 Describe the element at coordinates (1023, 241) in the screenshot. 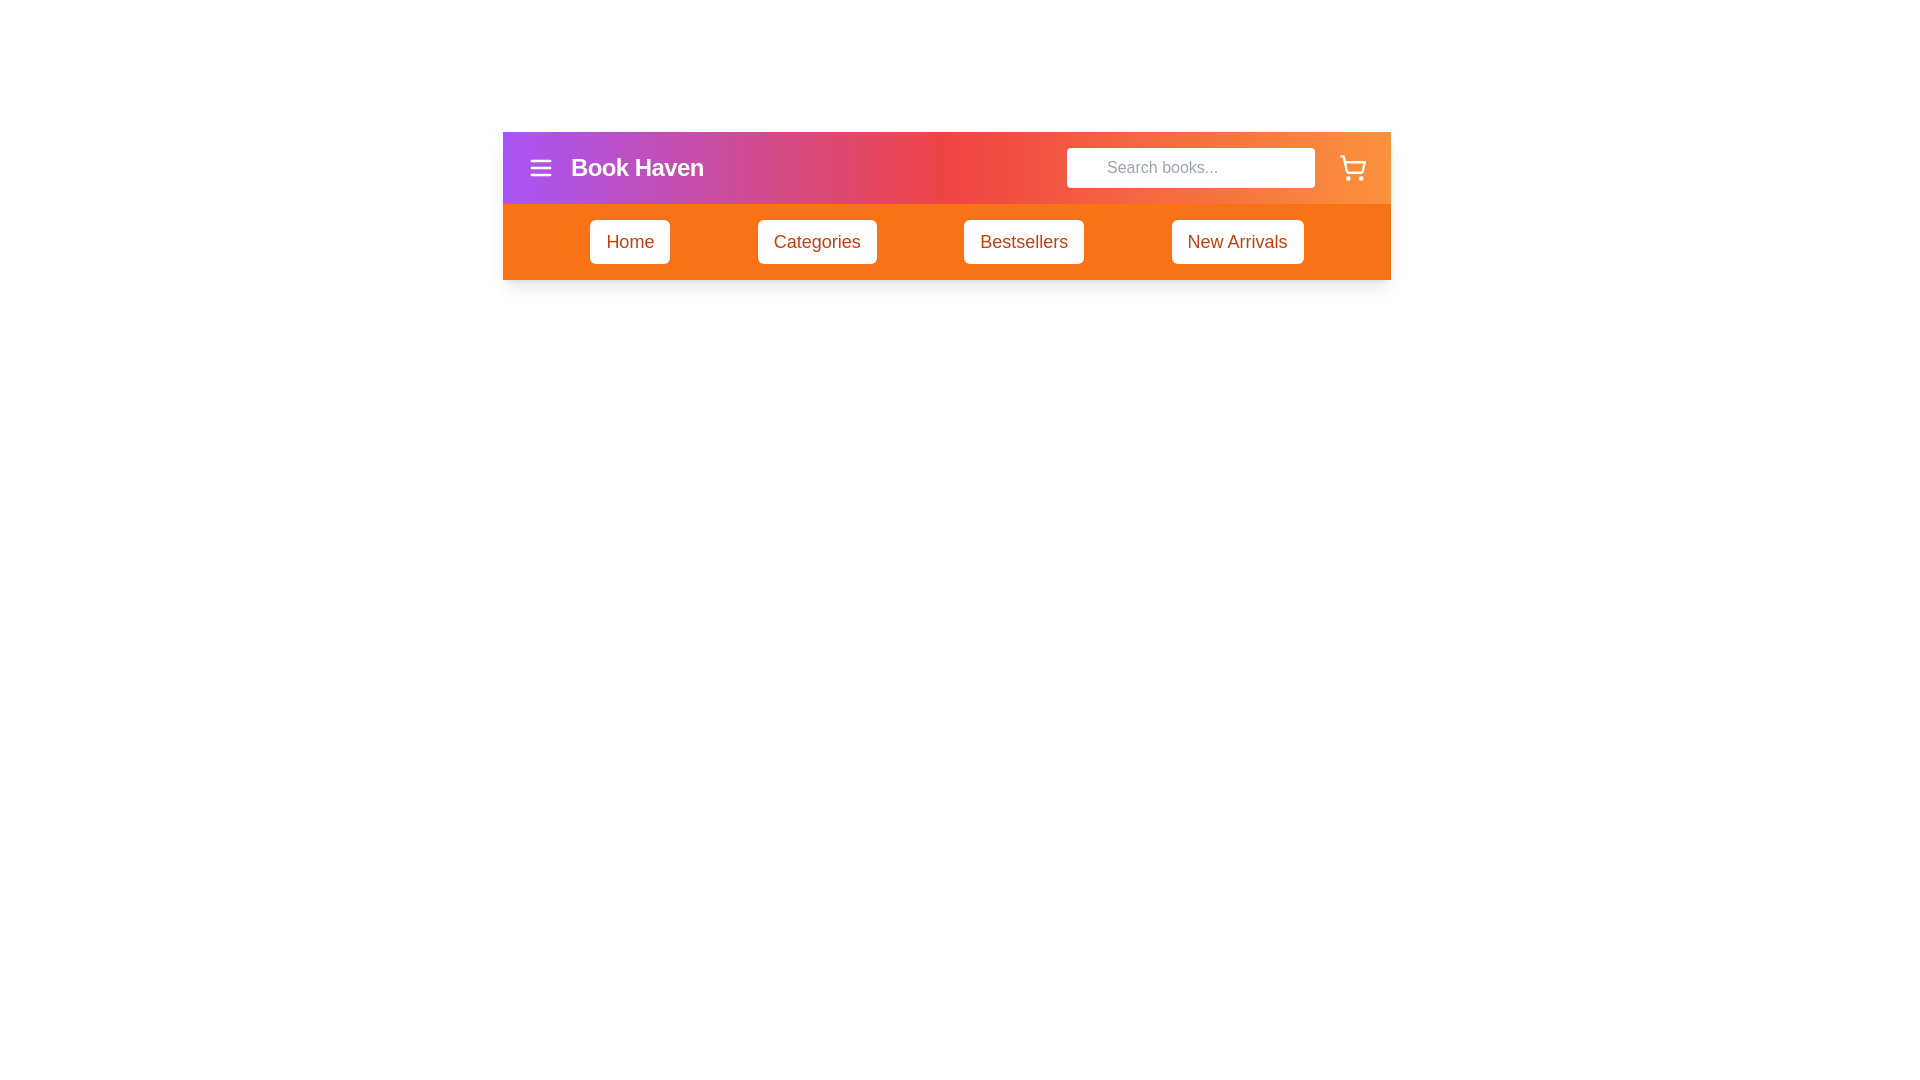

I see `the navigation item Bestsellers` at that location.